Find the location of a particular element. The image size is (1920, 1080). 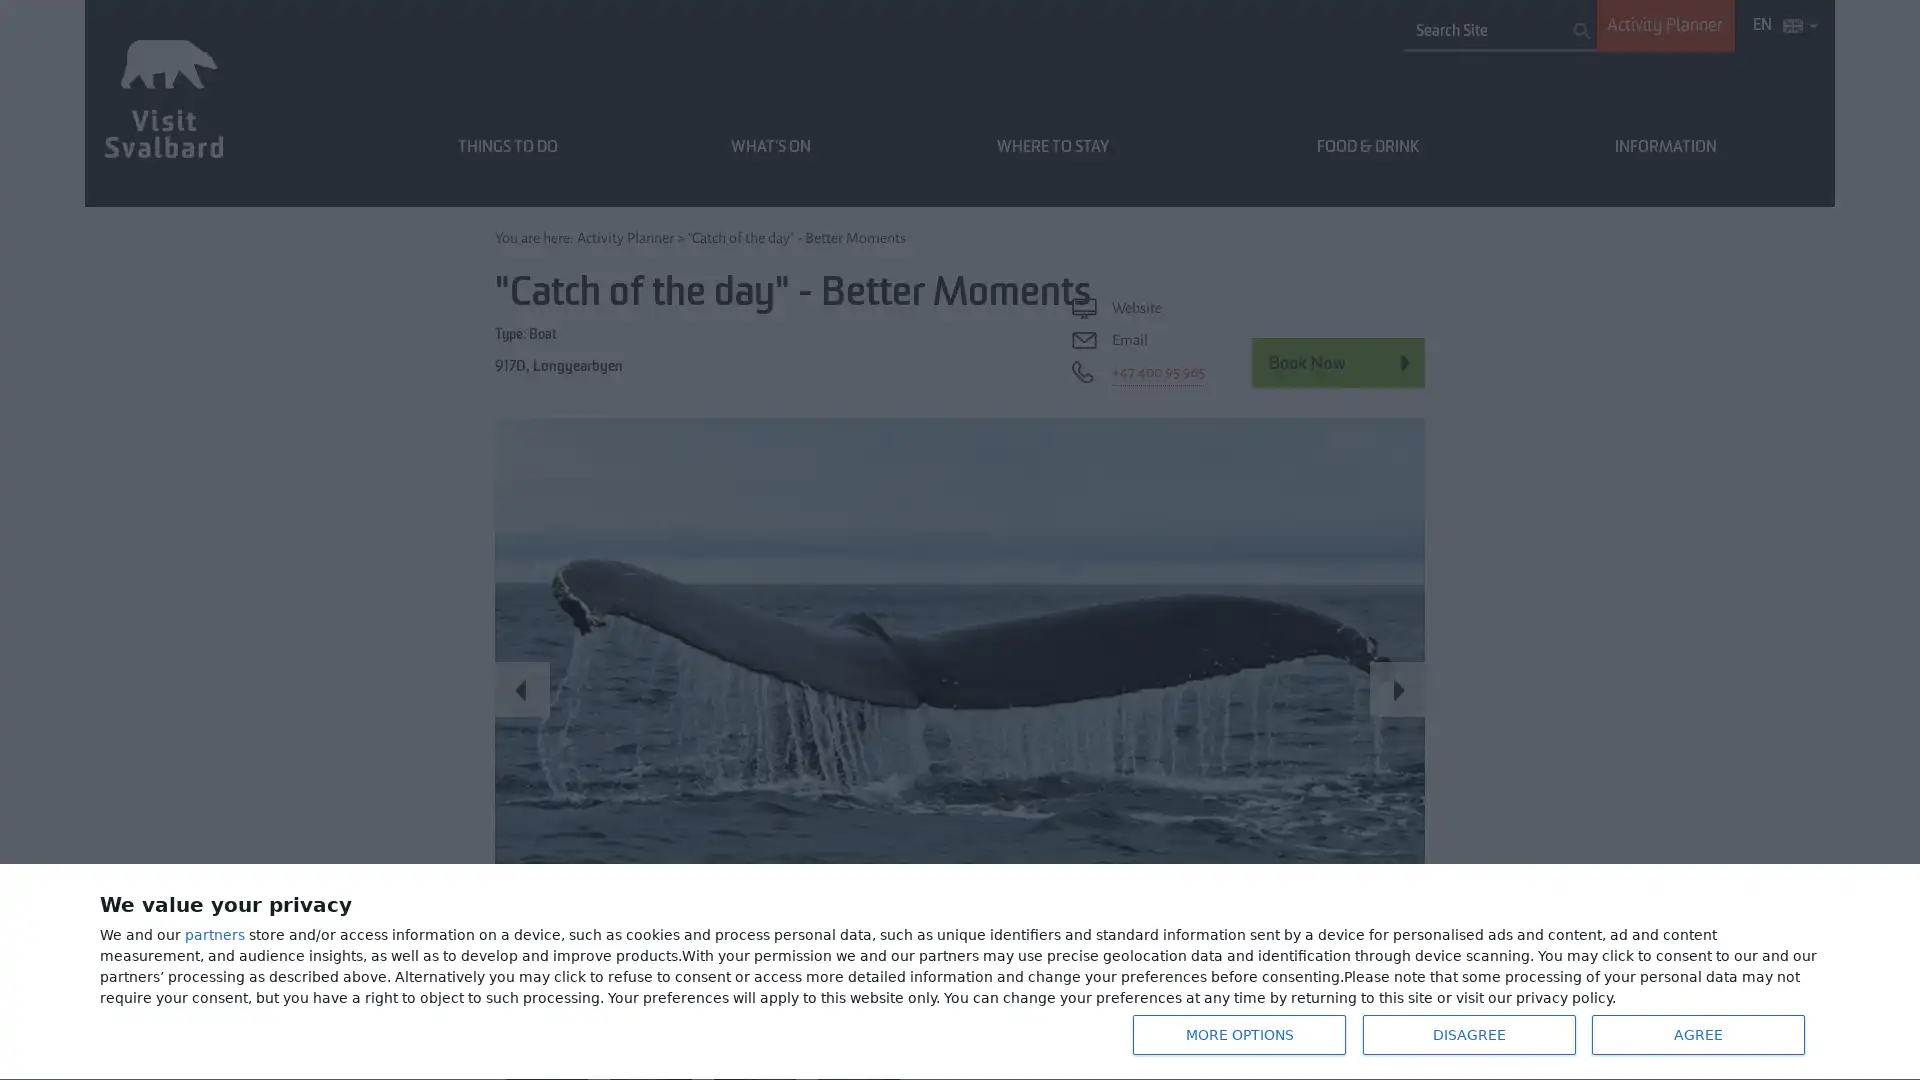

submit is located at coordinates (1581, 30).